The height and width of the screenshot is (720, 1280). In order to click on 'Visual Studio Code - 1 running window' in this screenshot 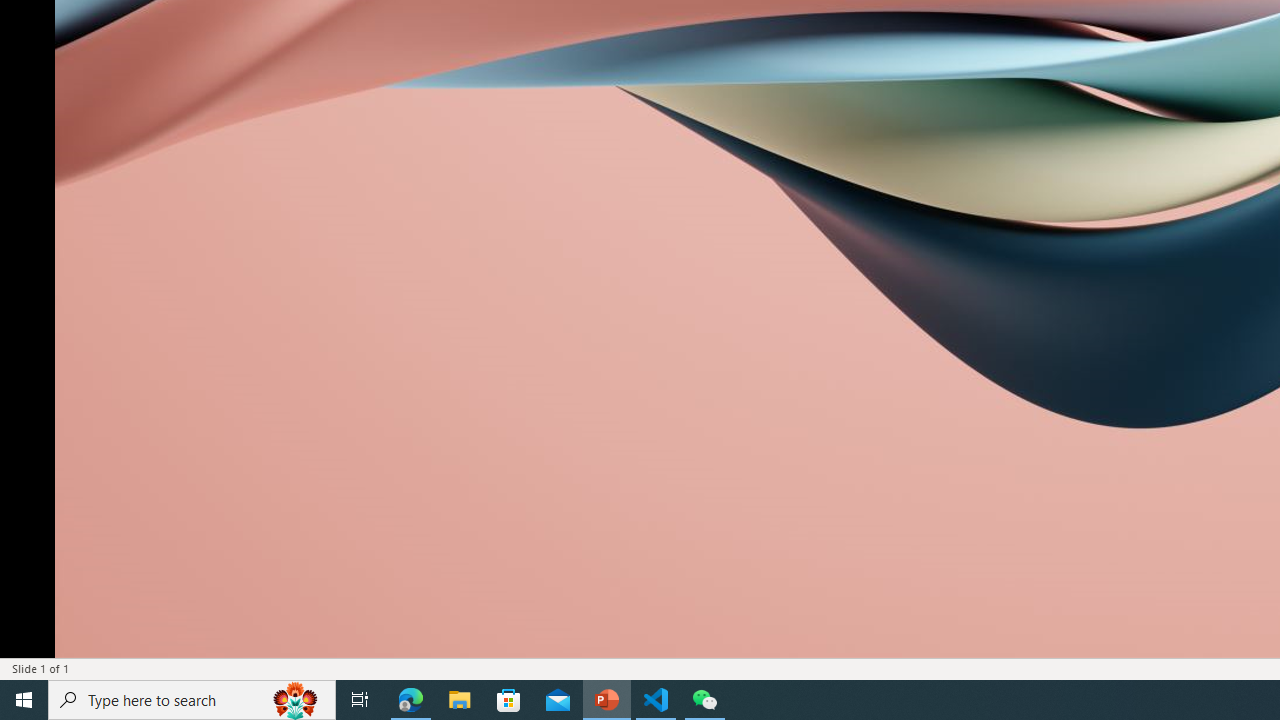, I will do `click(656, 698)`.